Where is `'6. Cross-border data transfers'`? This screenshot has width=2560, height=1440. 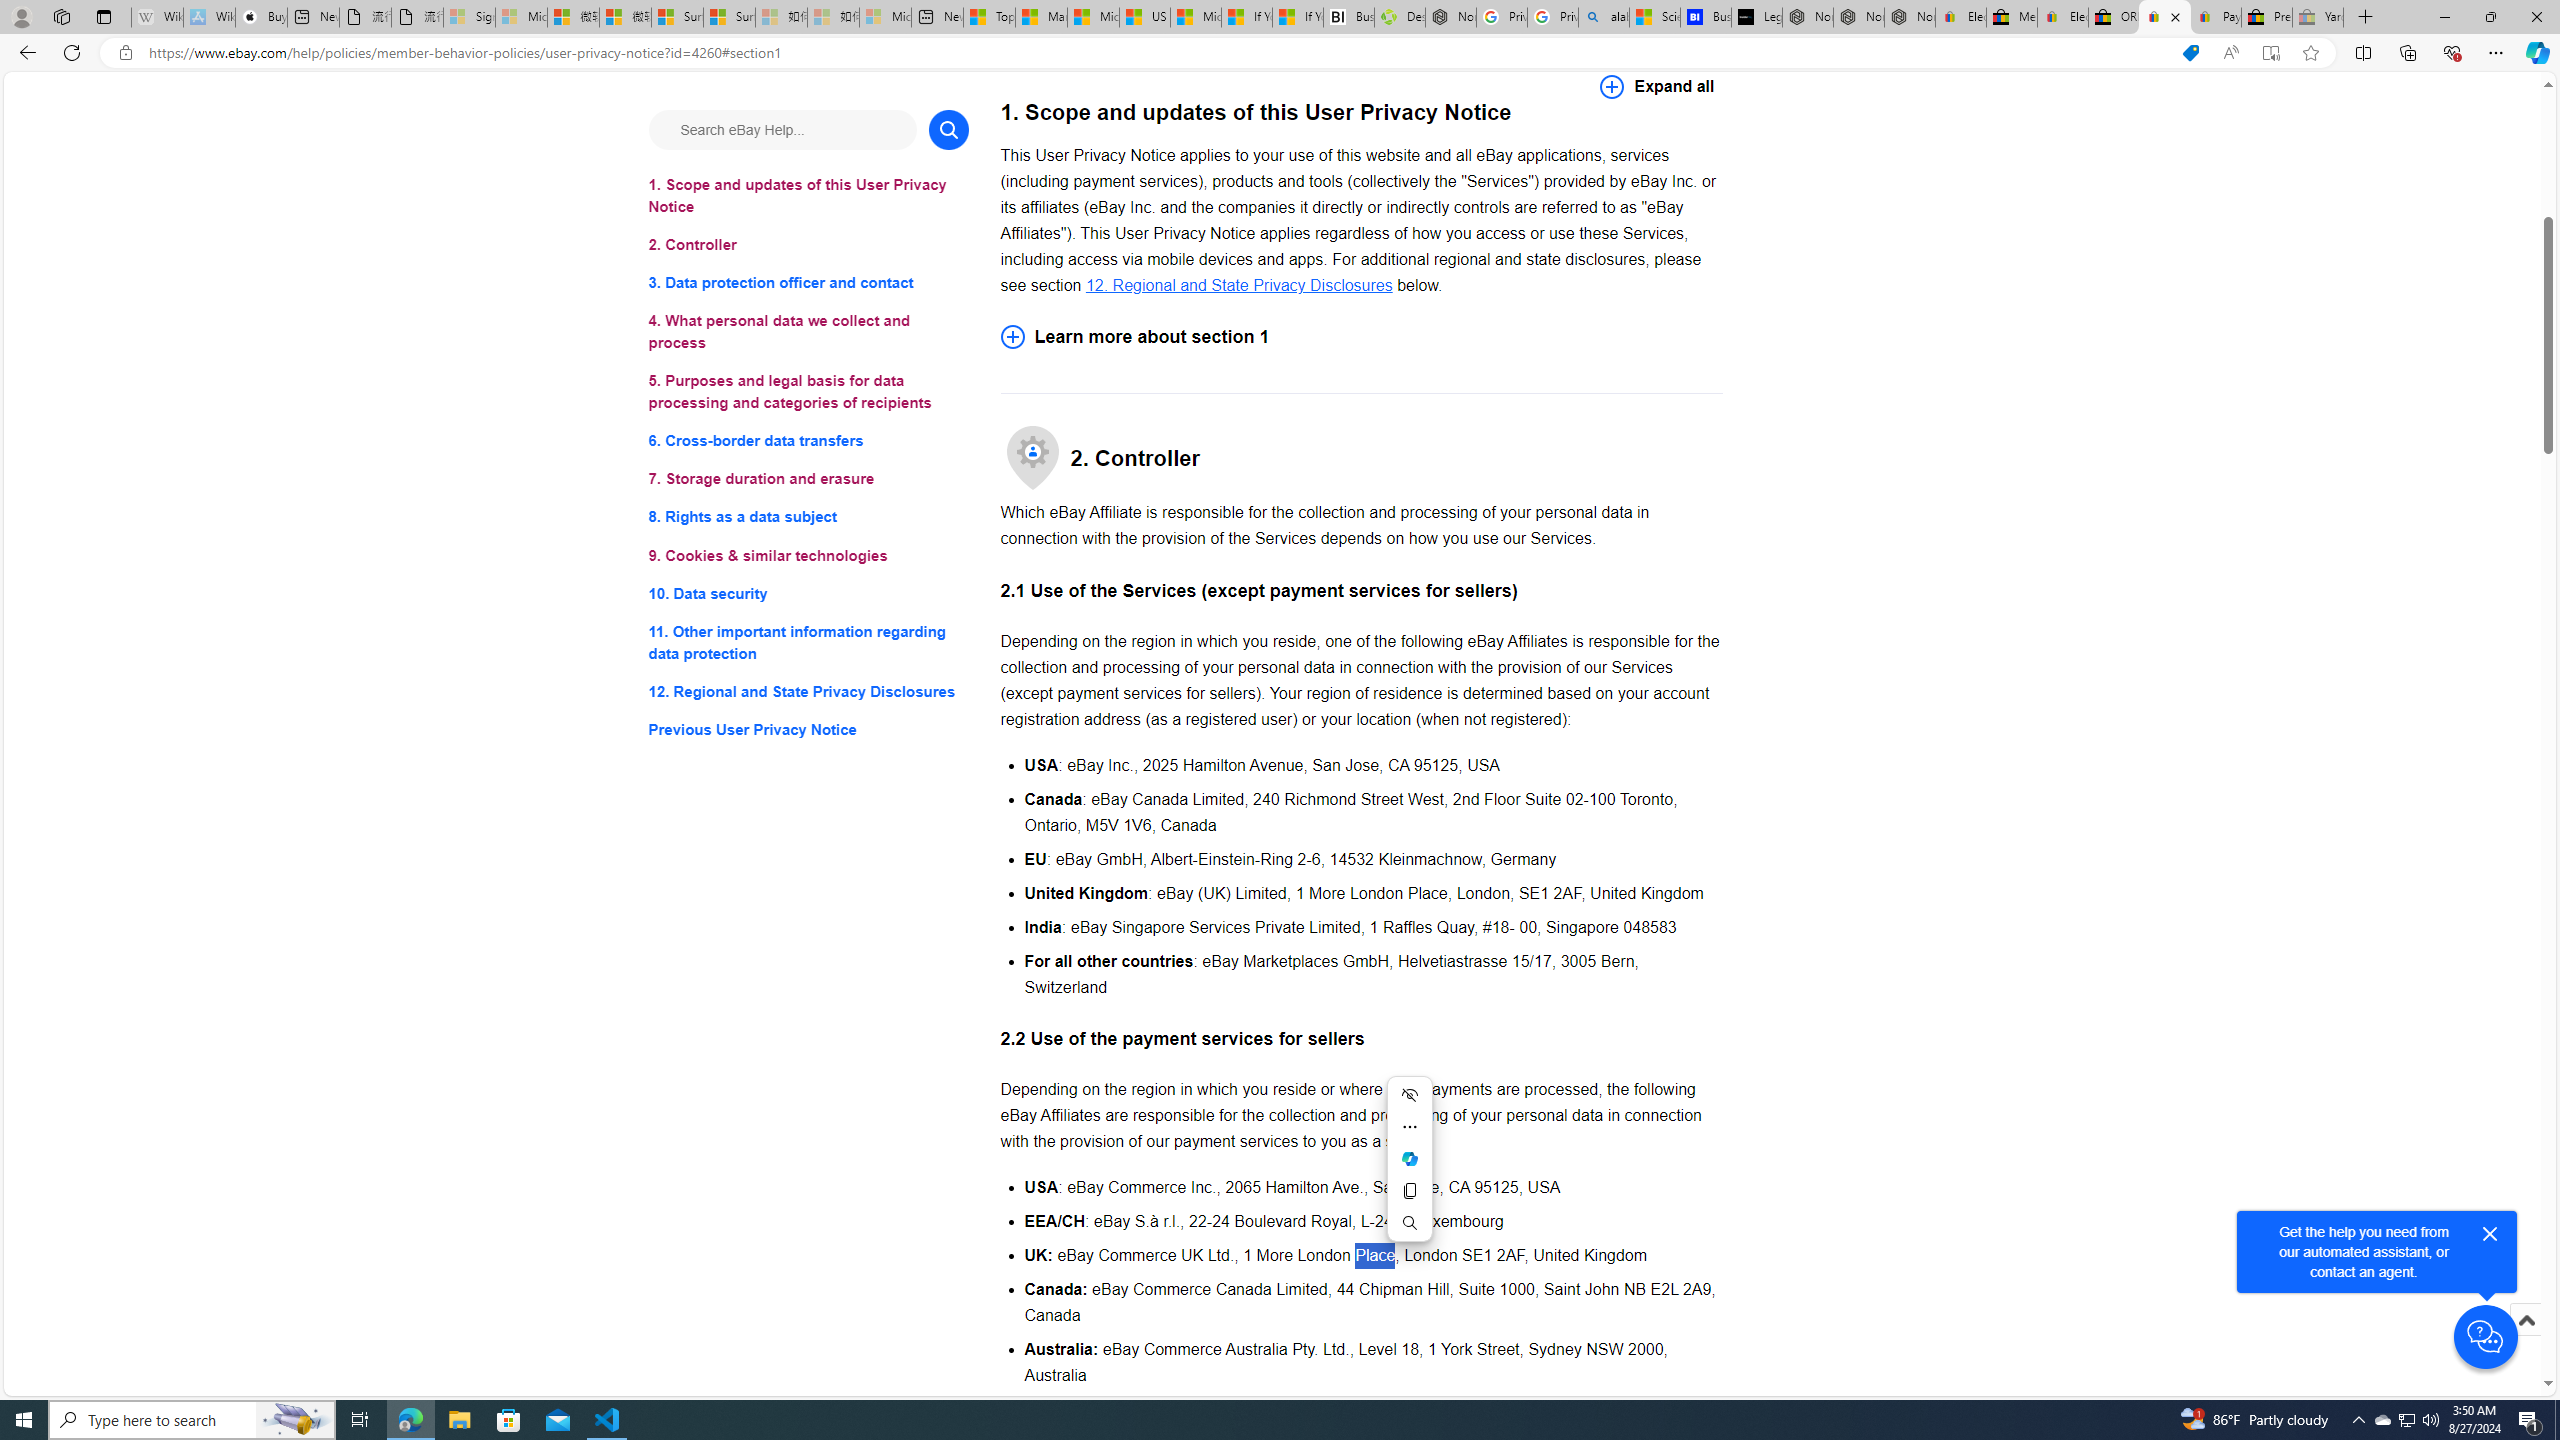
'6. Cross-border data transfers' is located at coordinates (807, 441).